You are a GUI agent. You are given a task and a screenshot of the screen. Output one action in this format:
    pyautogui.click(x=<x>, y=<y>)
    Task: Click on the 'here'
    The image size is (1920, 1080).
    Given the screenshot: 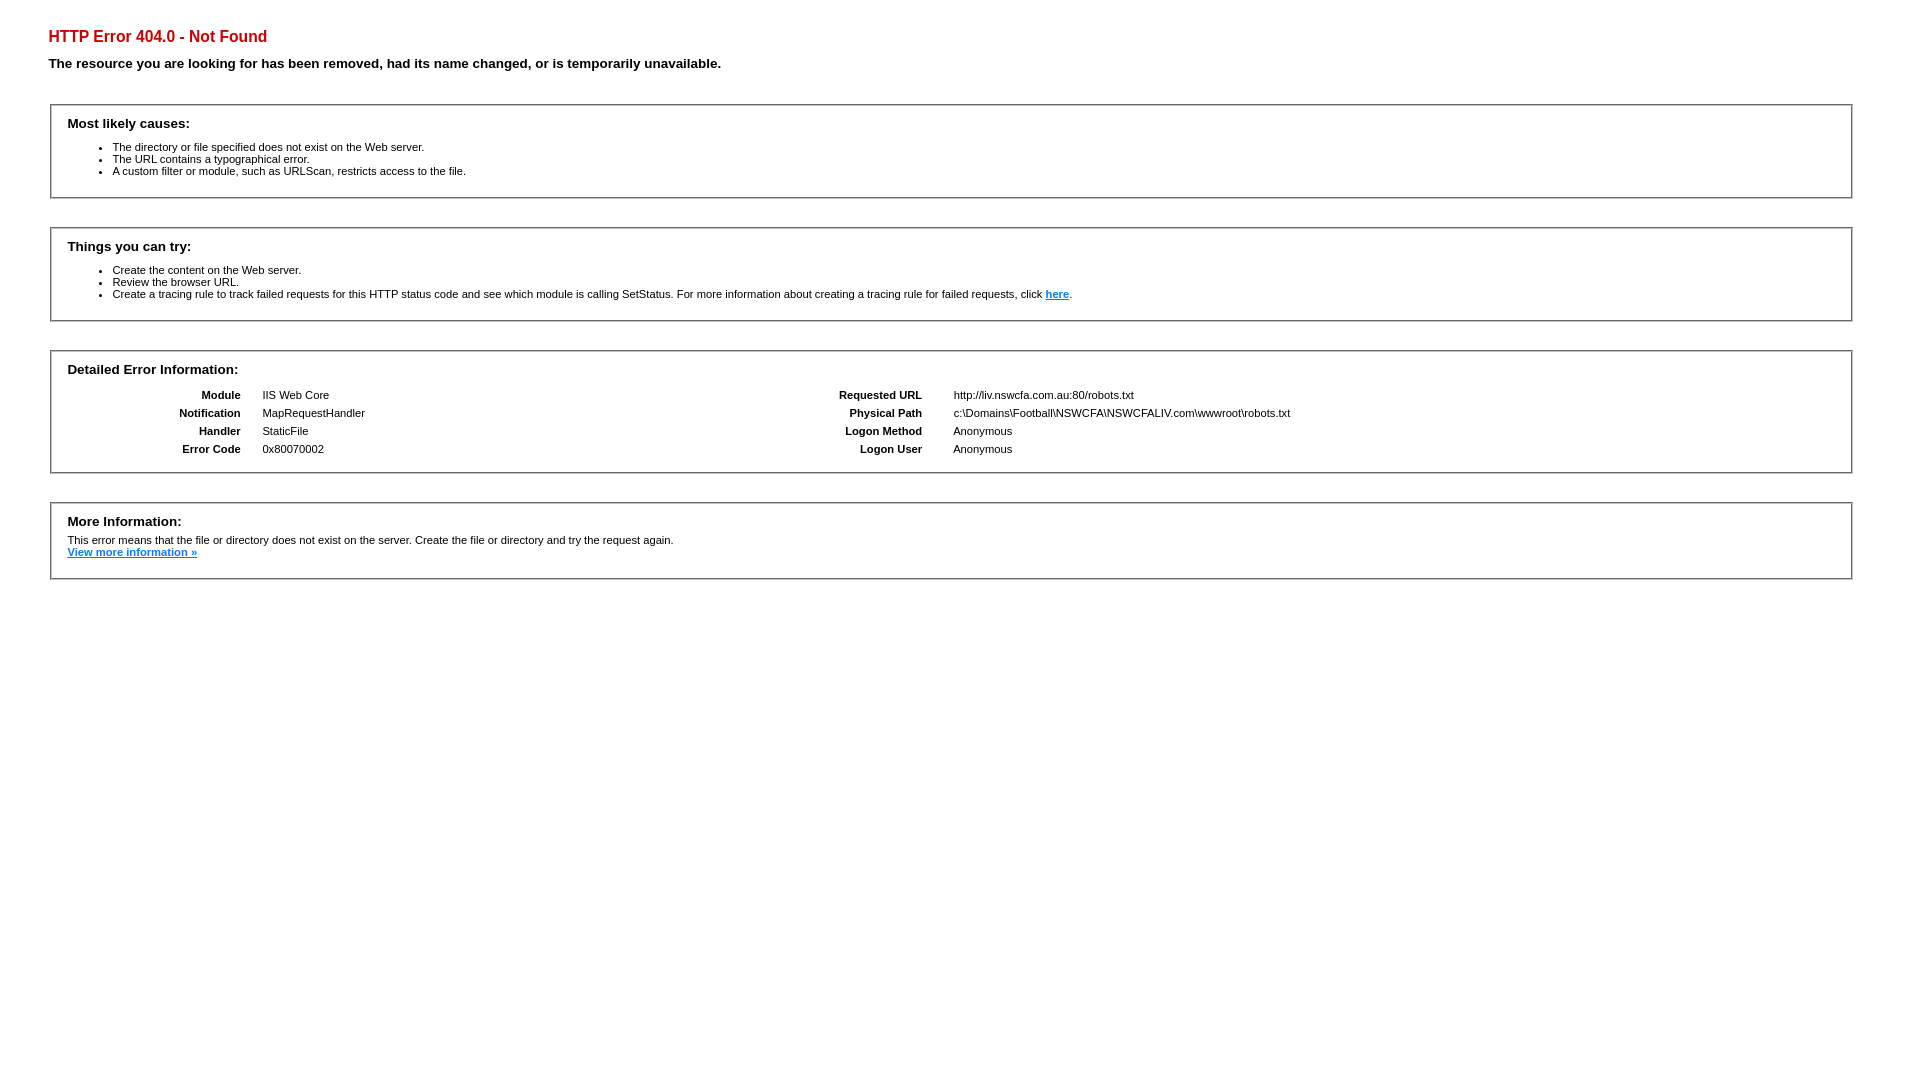 What is the action you would take?
    pyautogui.click(x=1056, y=293)
    